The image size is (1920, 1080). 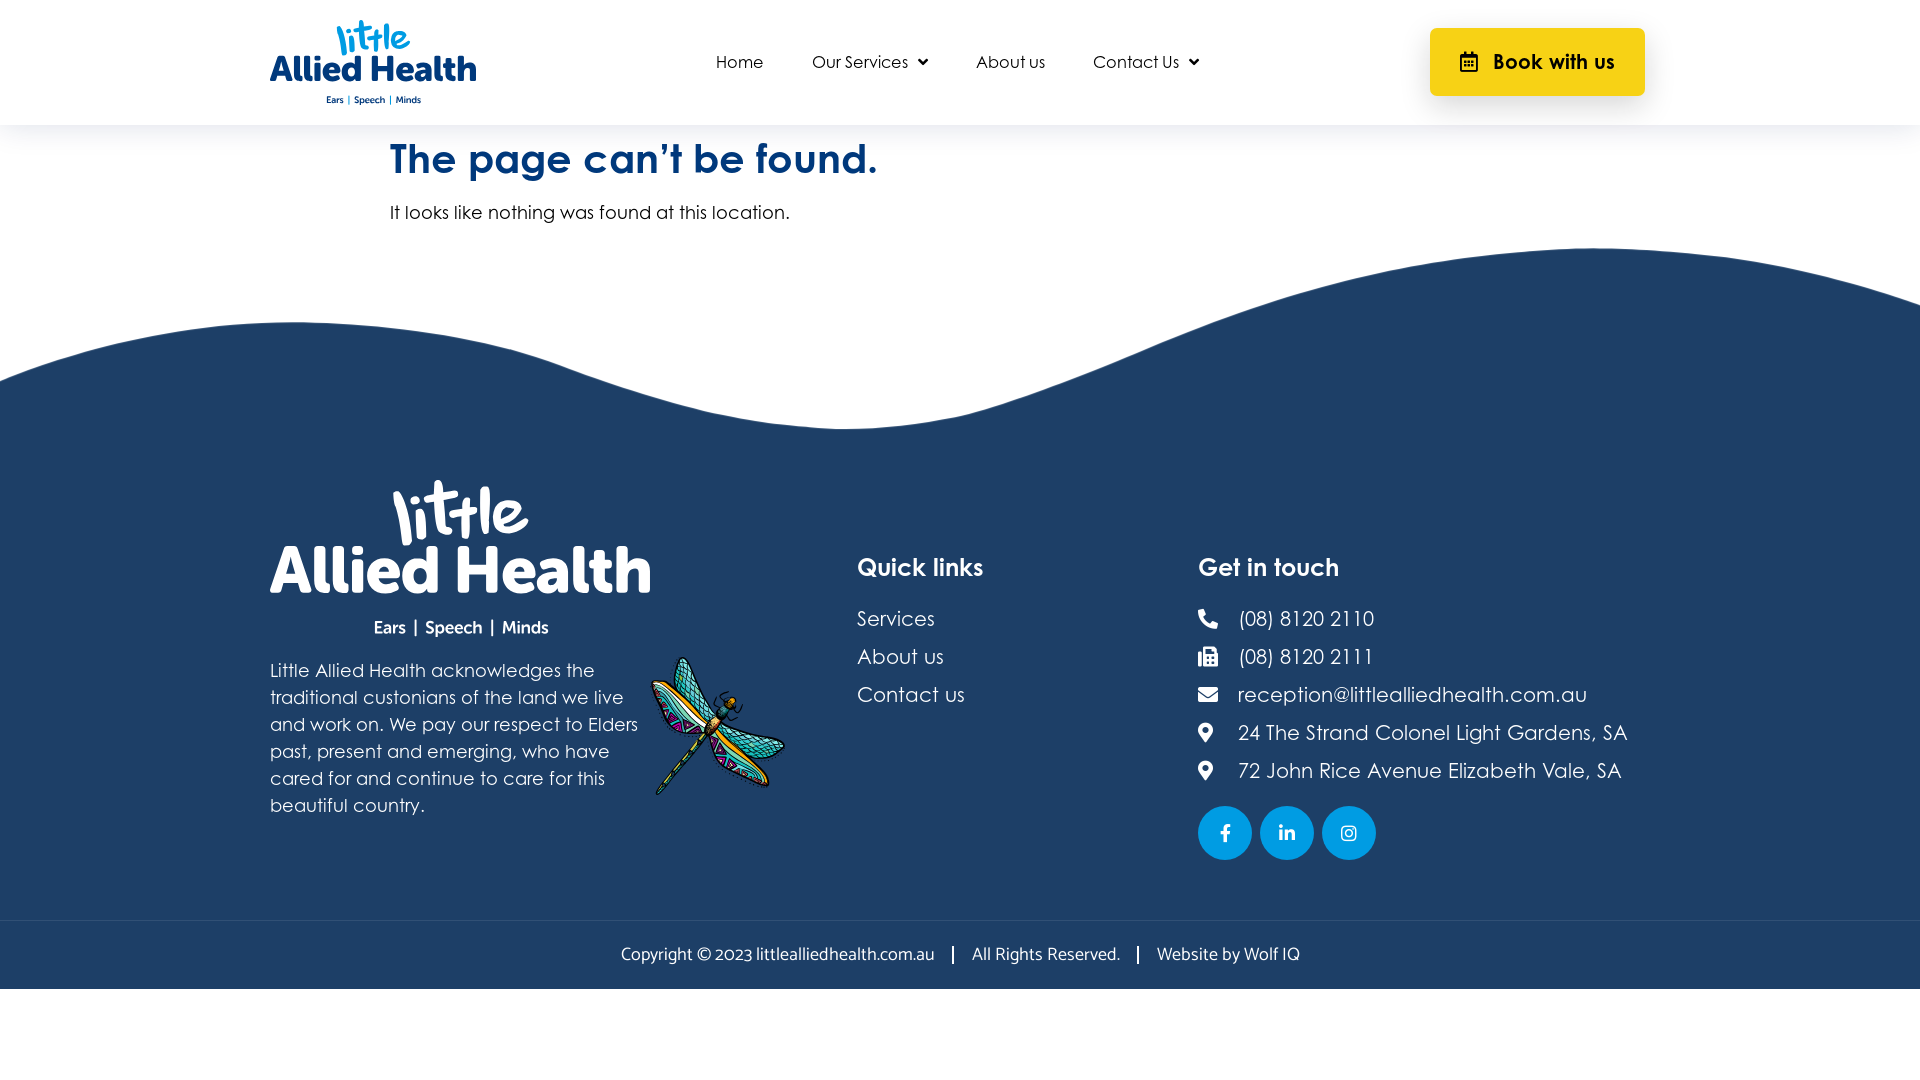 What do you see at coordinates (786, 60) in the screenshot?
I see `'Our Services'` at bounding box center [786, 60].